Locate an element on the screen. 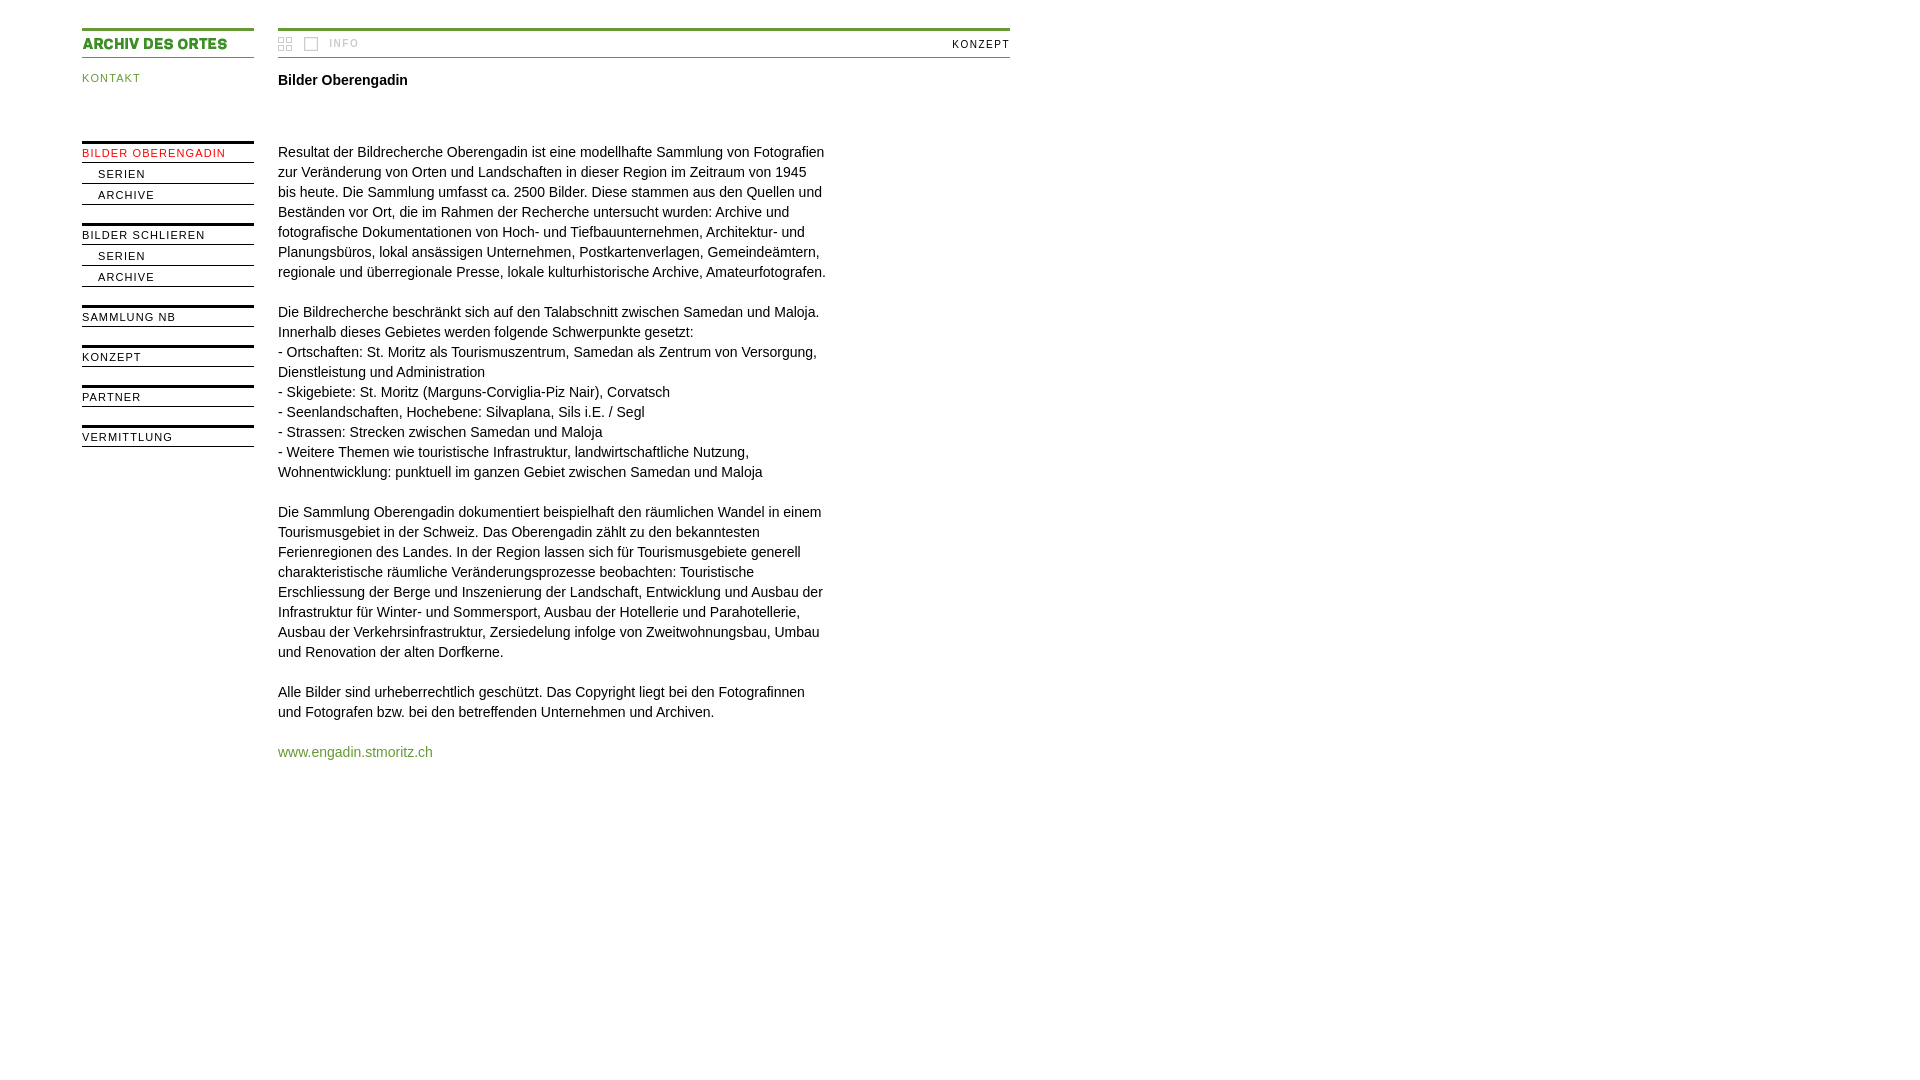 The height and width of the screenshot is (1080, 1920). 'BILDER OBERENGADIN' is located at coordinates (152, 152).